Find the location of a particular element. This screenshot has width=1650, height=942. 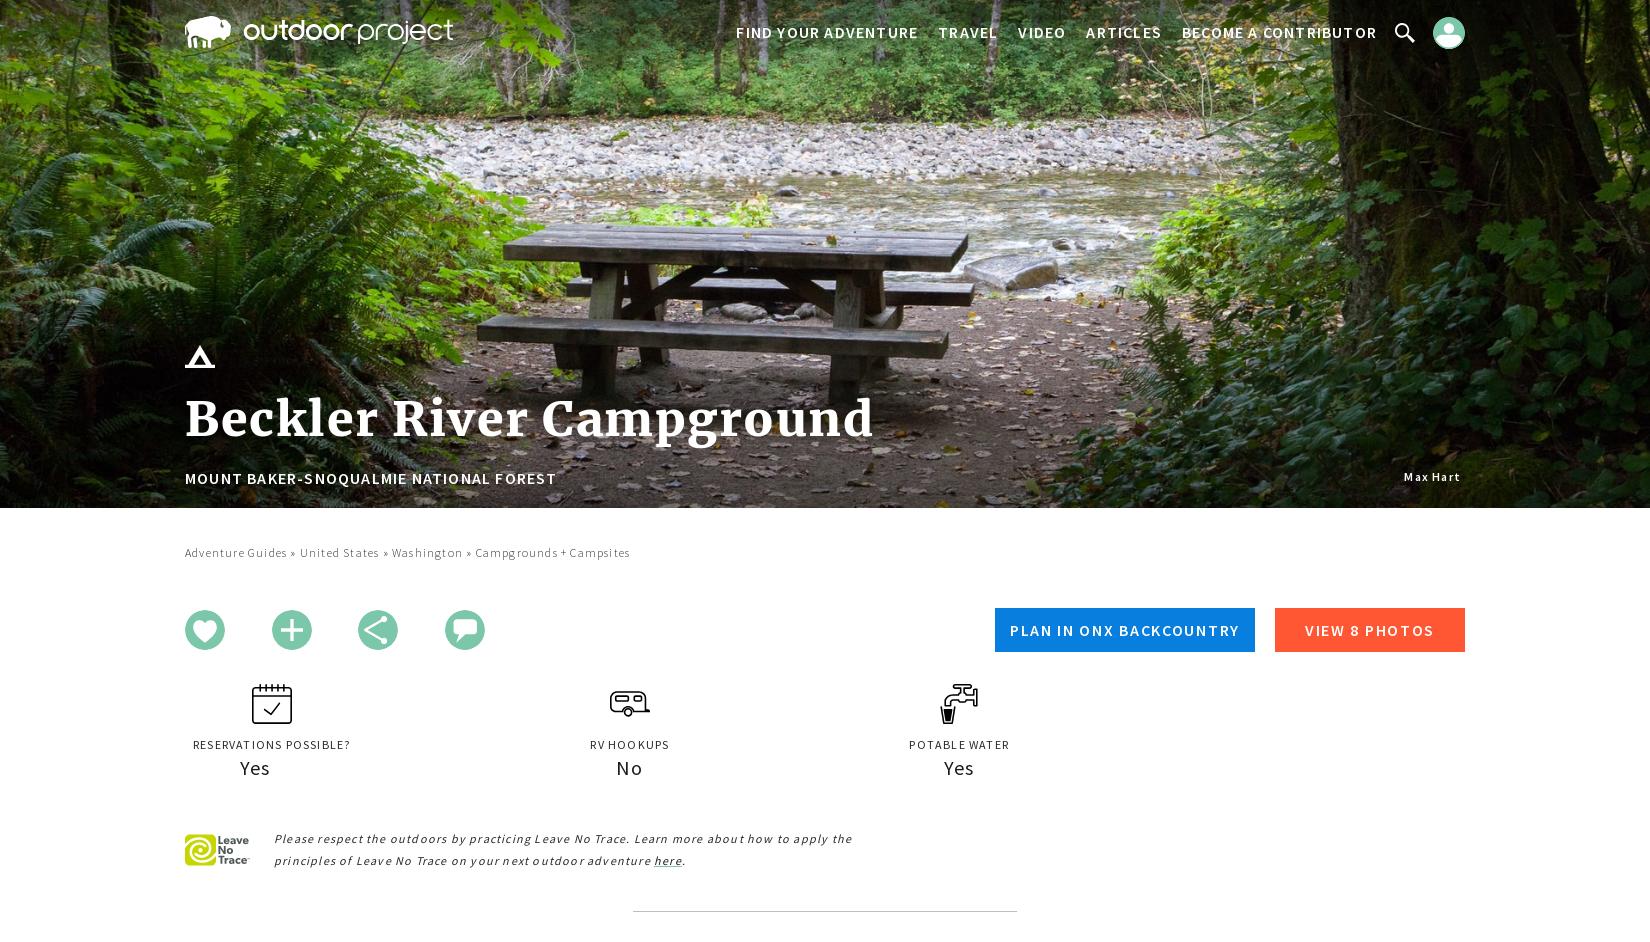

'Sign In' is located at coordinates (1411, 89).